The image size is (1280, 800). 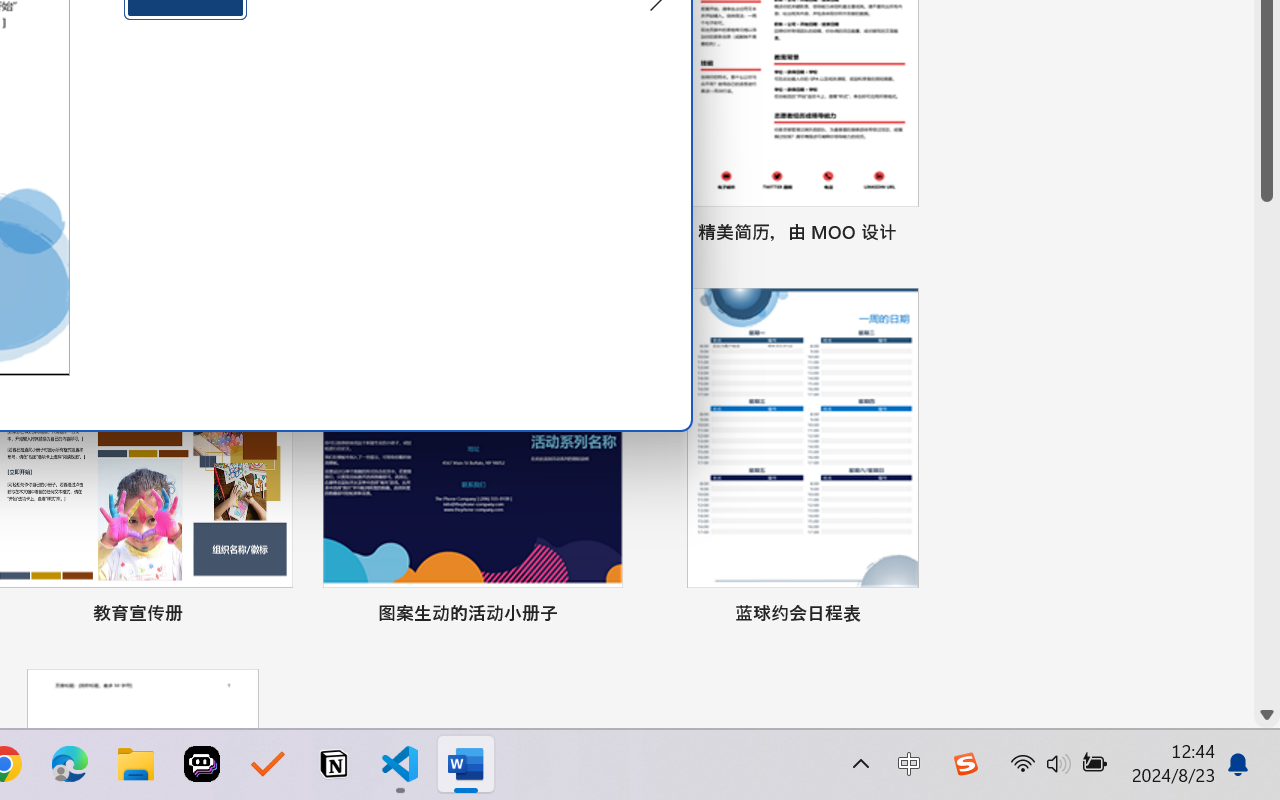 I want to click on 'Line down', so click(x=1266, y=714).